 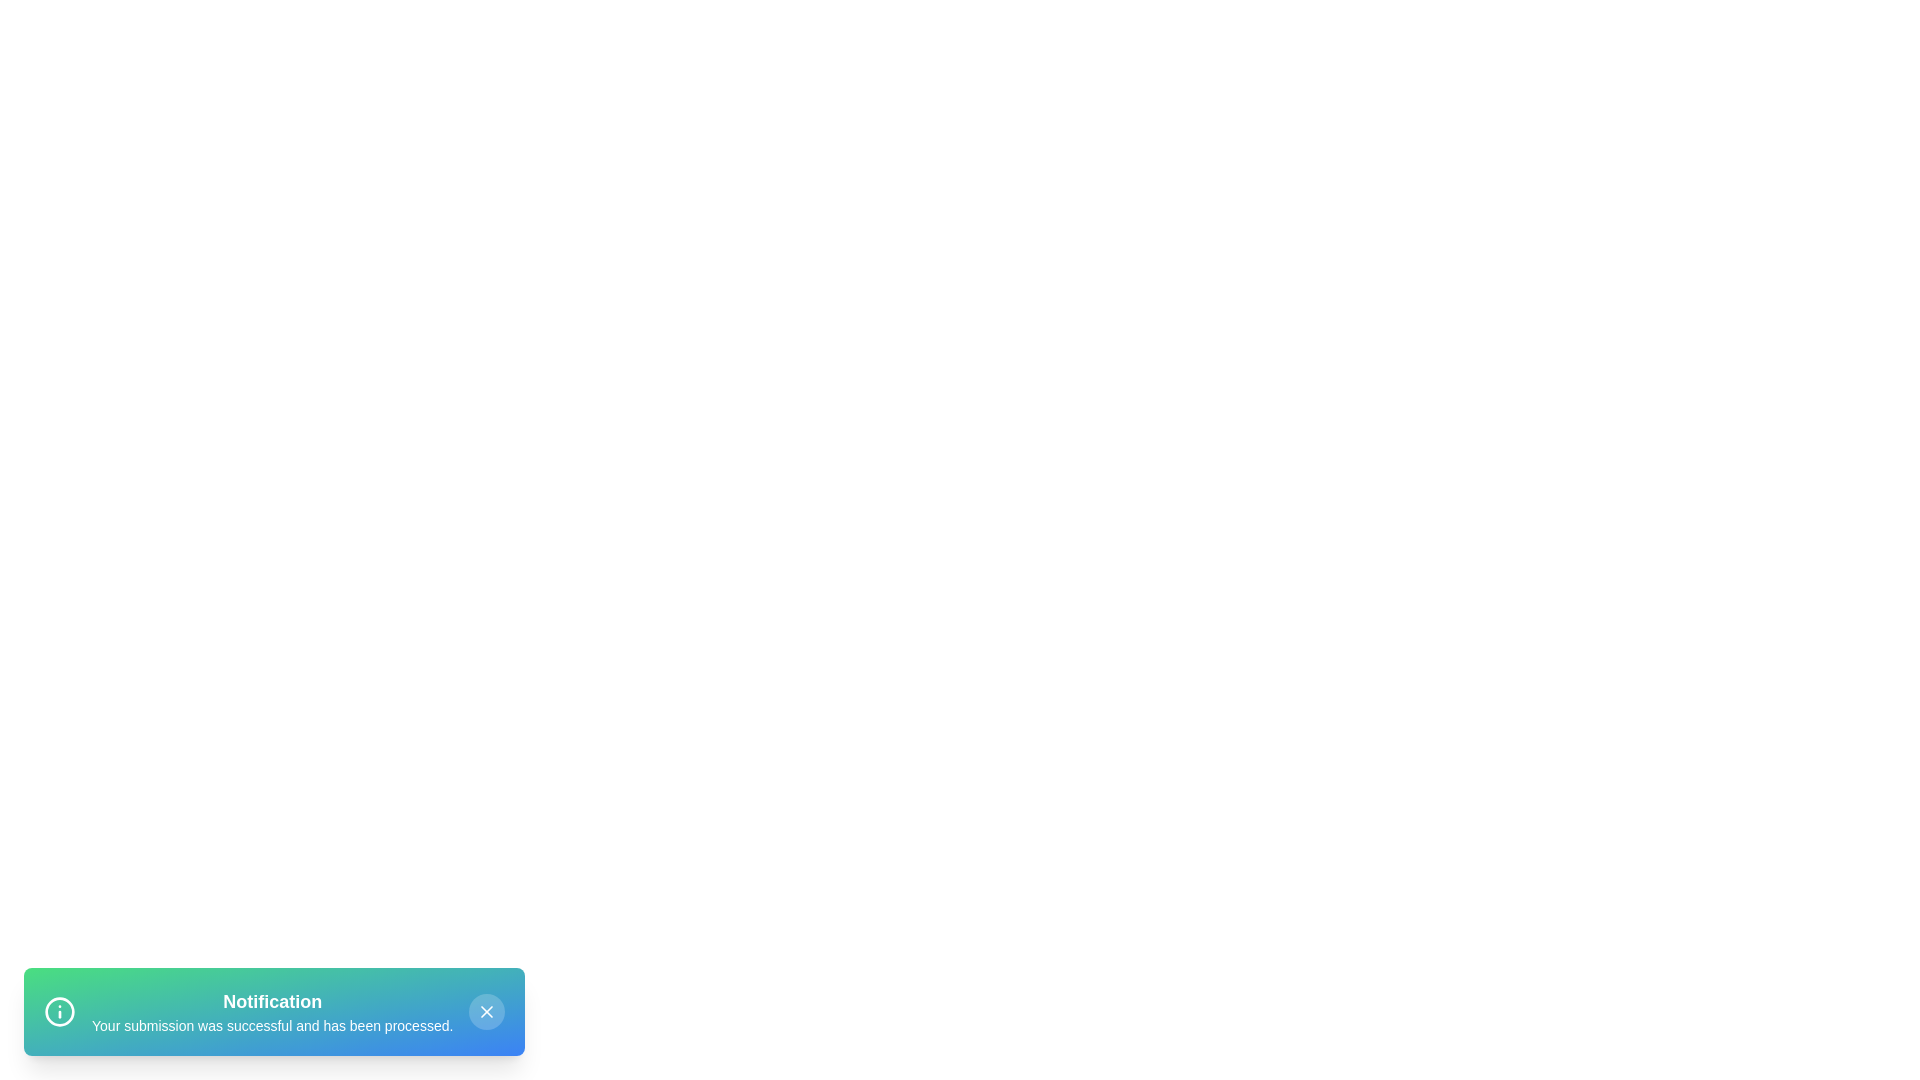 What do you see at coordinates (59, 1011) in the screenshot?
I see `the notification icon to inspect it` at bounding box center [59, 1011].